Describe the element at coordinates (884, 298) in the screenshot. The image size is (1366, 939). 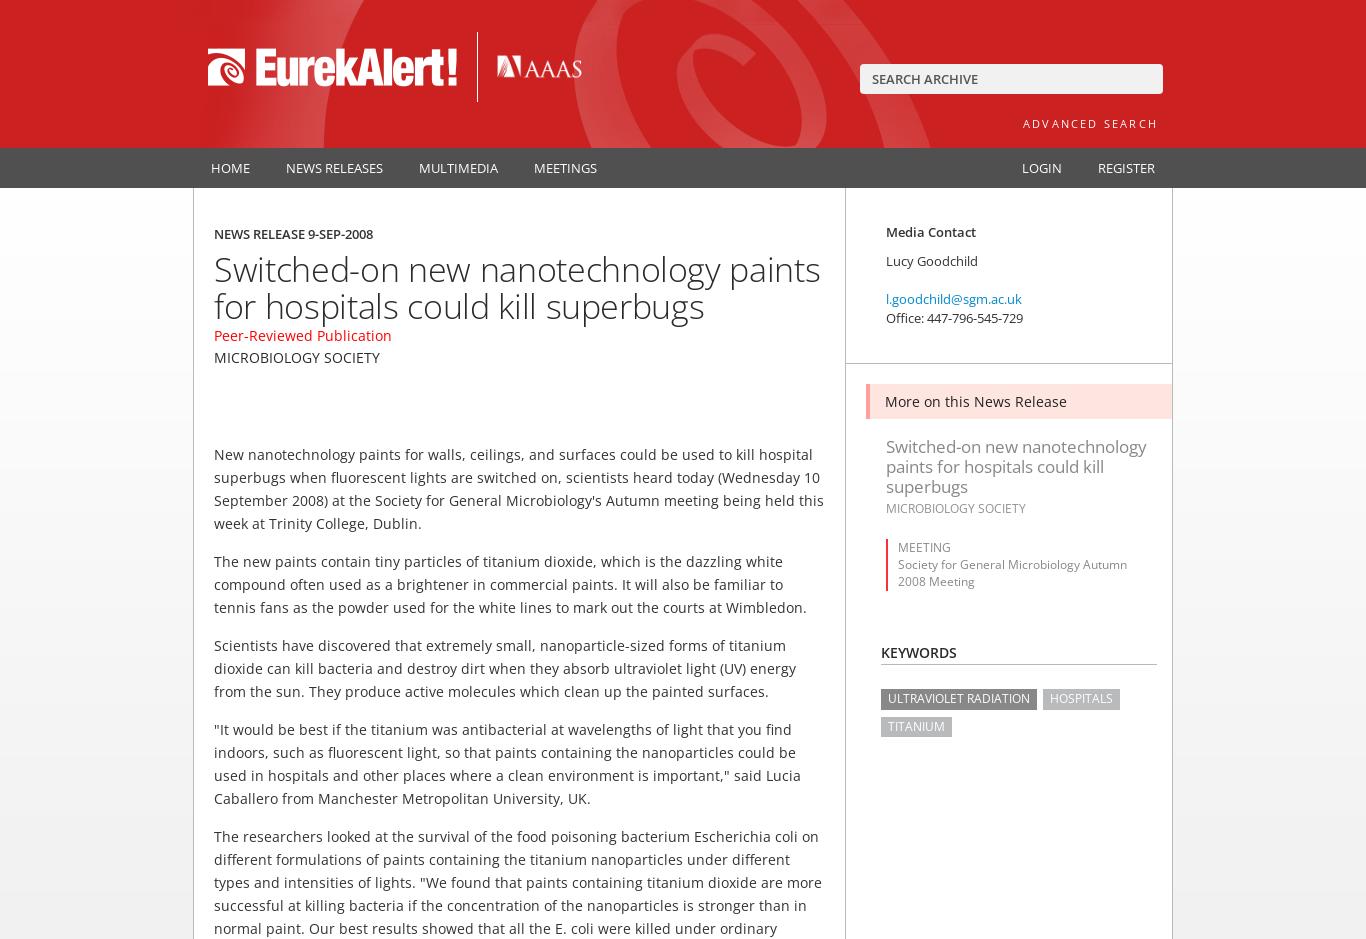
I see `'l.goodchild@sgm.ac.uk'` at that location.